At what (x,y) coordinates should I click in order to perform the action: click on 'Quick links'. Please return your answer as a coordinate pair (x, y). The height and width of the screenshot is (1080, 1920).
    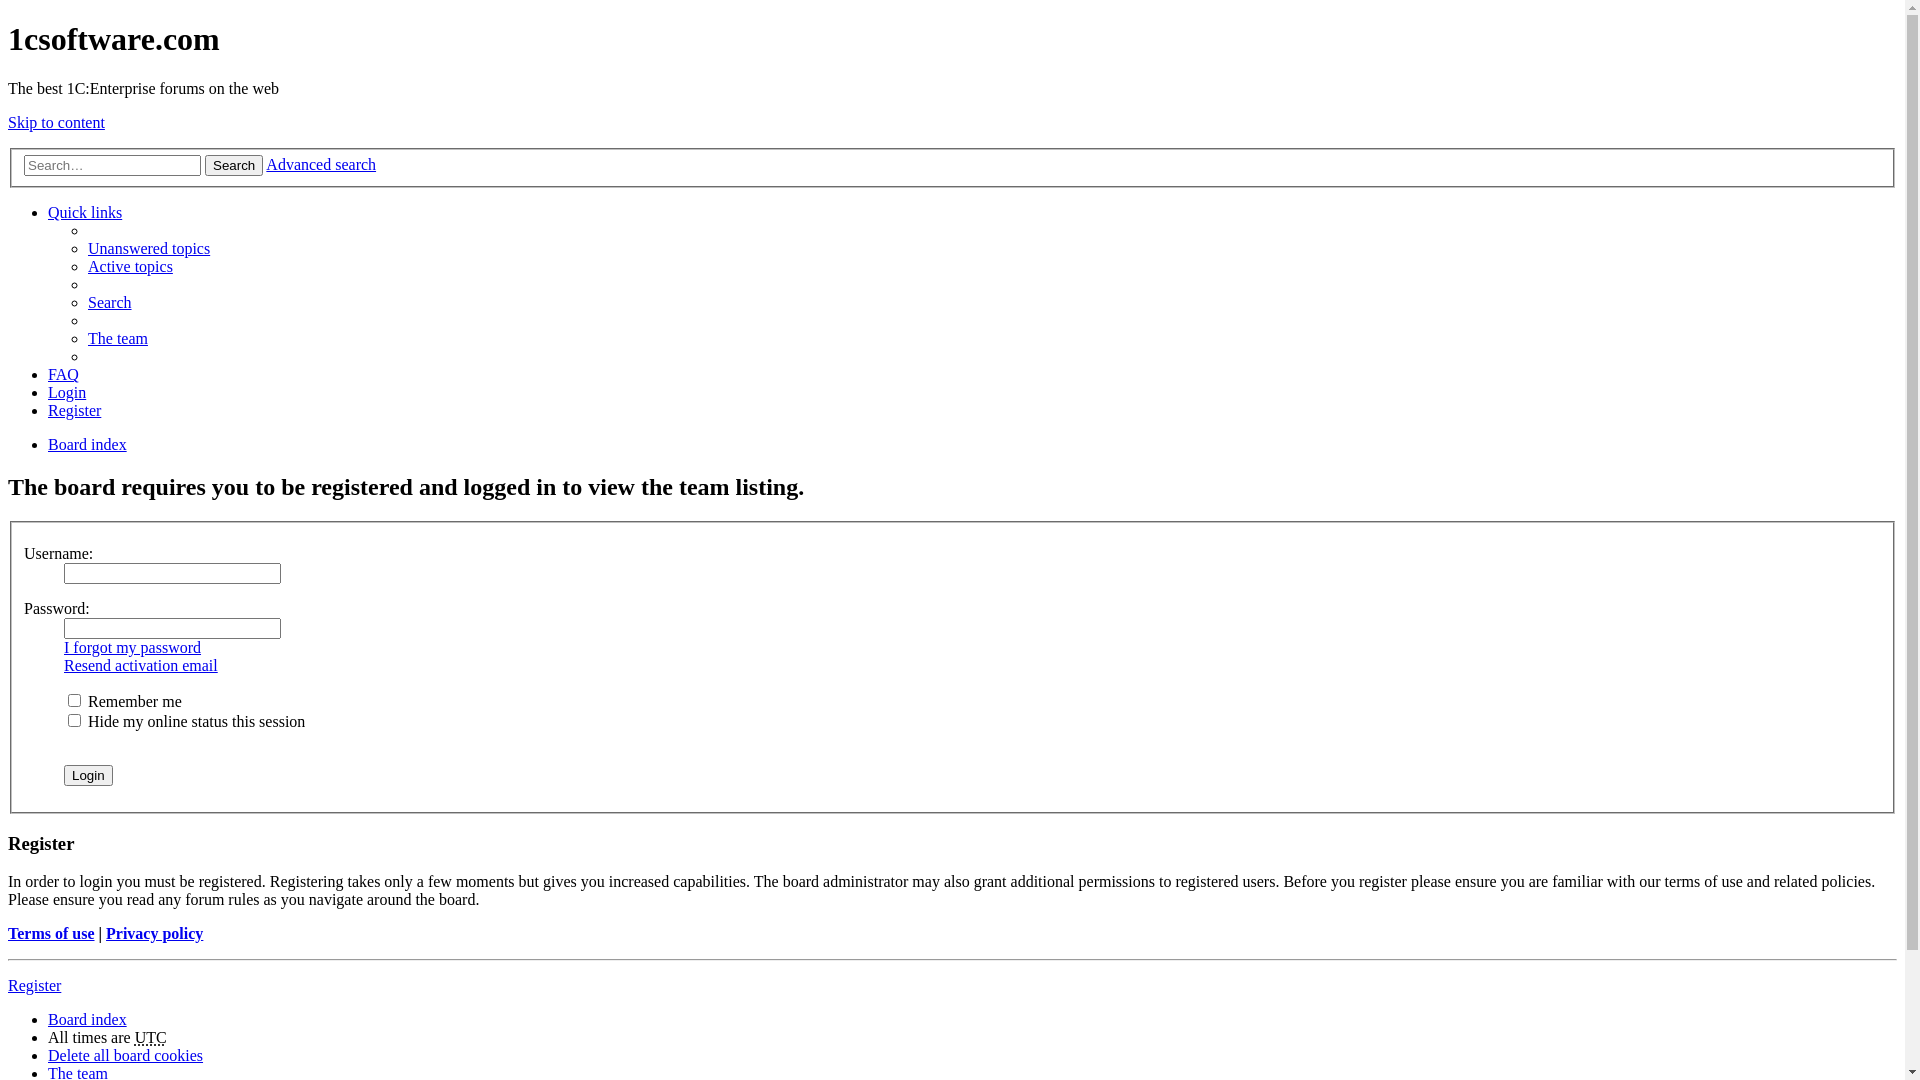
    Looking at the image, I should click on (84, 212).